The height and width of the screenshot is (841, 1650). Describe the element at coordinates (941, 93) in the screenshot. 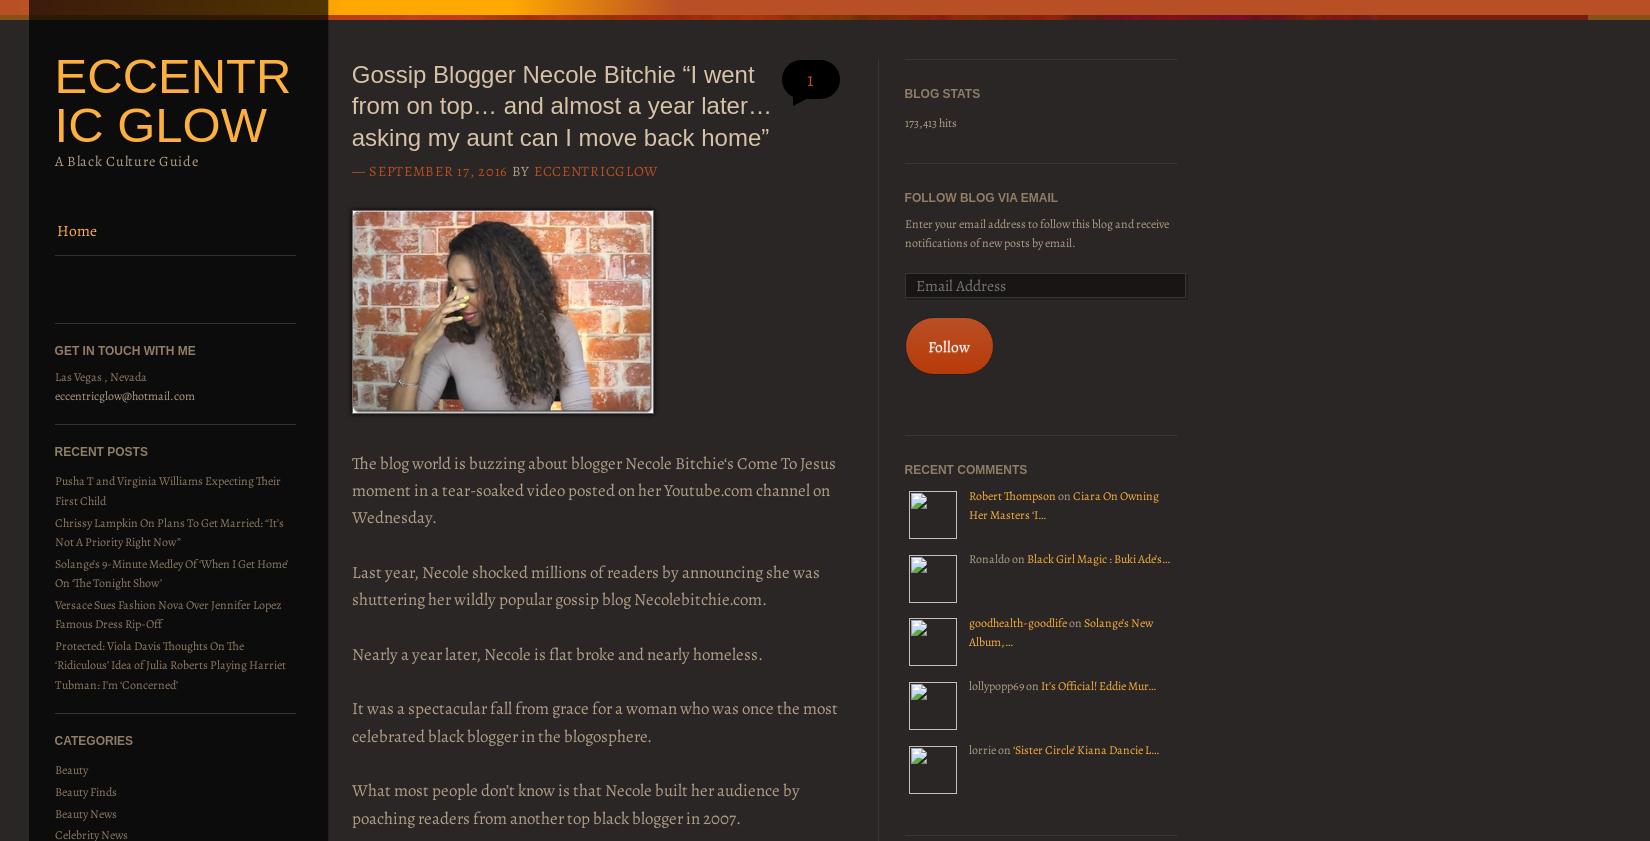

I see `'Blog Stats'` at that location.